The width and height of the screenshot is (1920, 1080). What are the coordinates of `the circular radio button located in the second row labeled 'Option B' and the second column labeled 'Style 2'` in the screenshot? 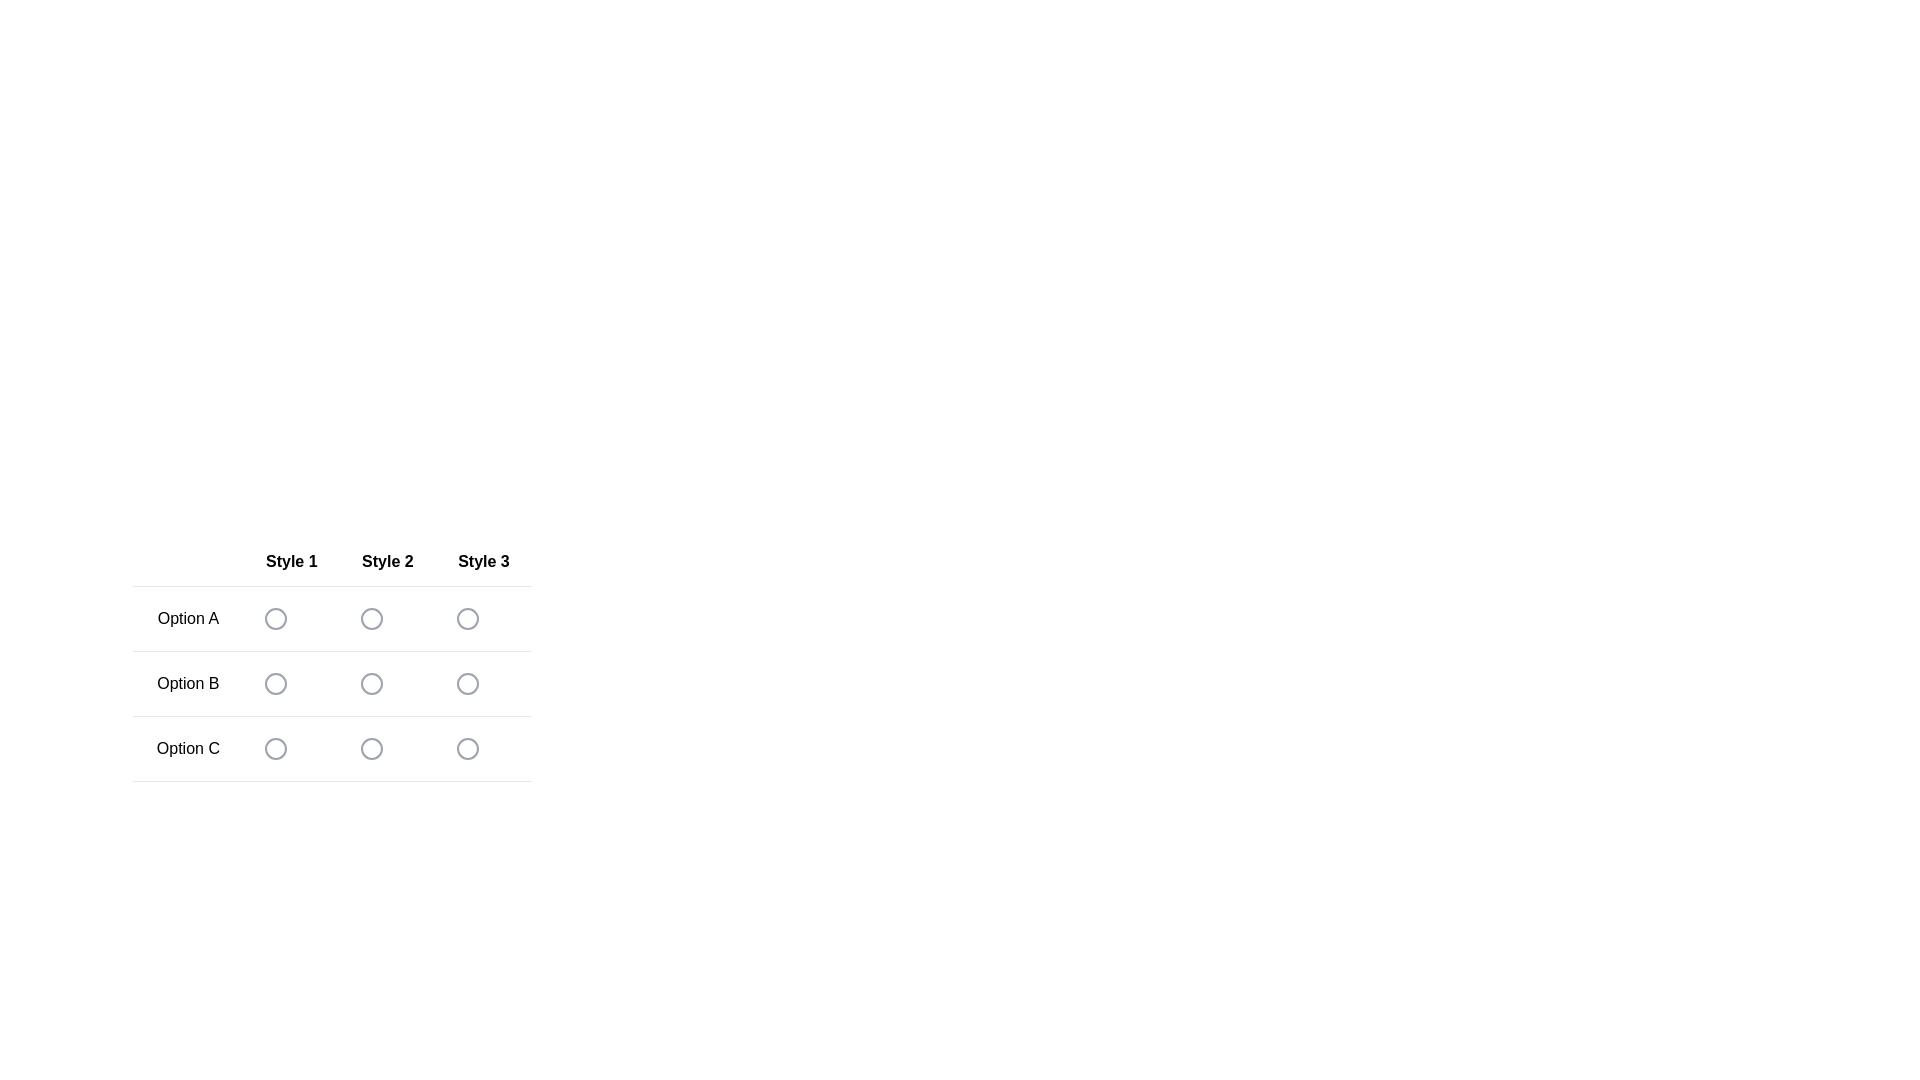 It's located at (332, 689).